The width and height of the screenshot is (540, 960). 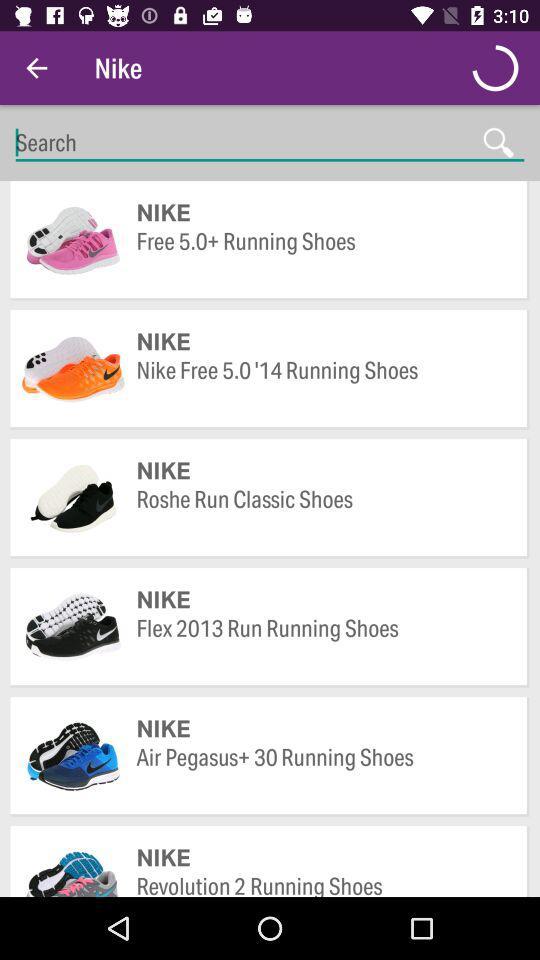 I want to click on icon below the nike item, so click(x=322, y=771).